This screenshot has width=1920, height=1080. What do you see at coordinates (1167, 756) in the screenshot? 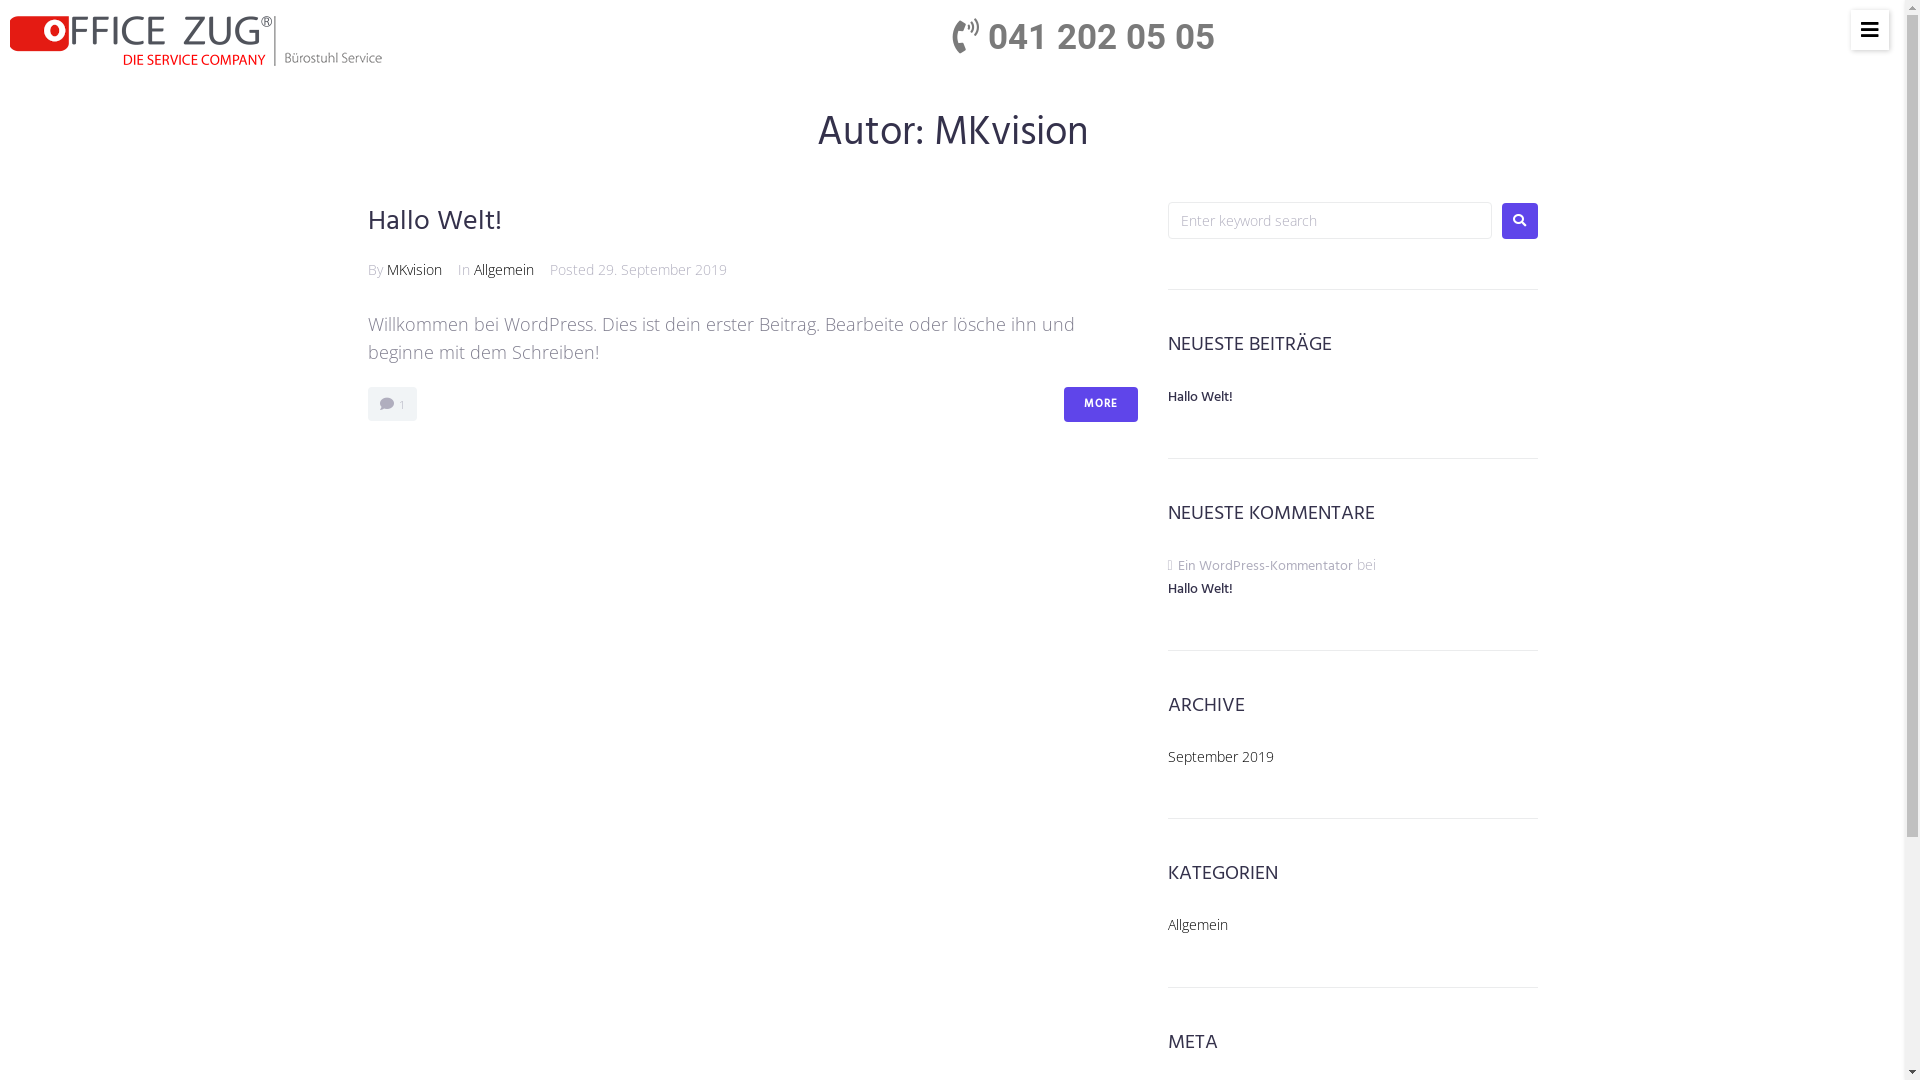
I see `'September 2019'` at bounding box center [1167, 756].